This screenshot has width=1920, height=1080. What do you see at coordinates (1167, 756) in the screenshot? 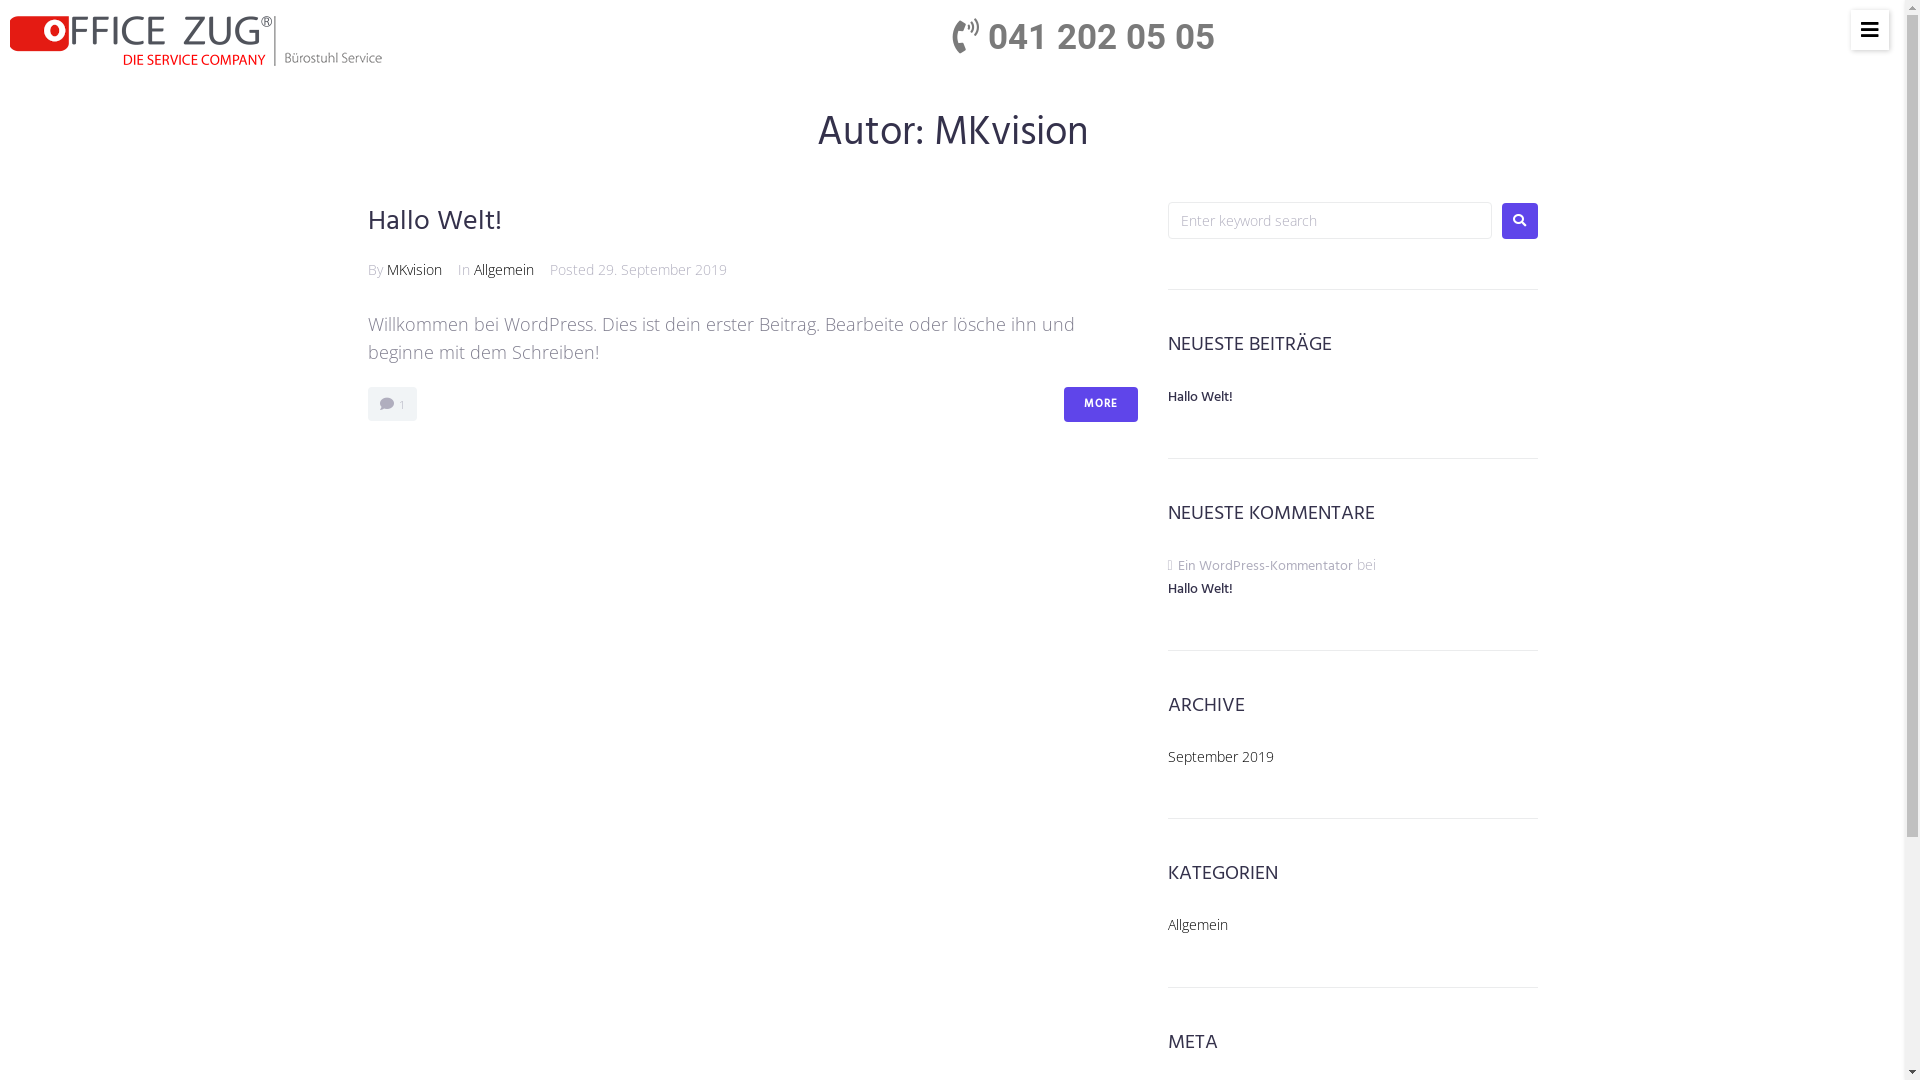
I see `'September 2019'` at bounding box center [1167, 756].